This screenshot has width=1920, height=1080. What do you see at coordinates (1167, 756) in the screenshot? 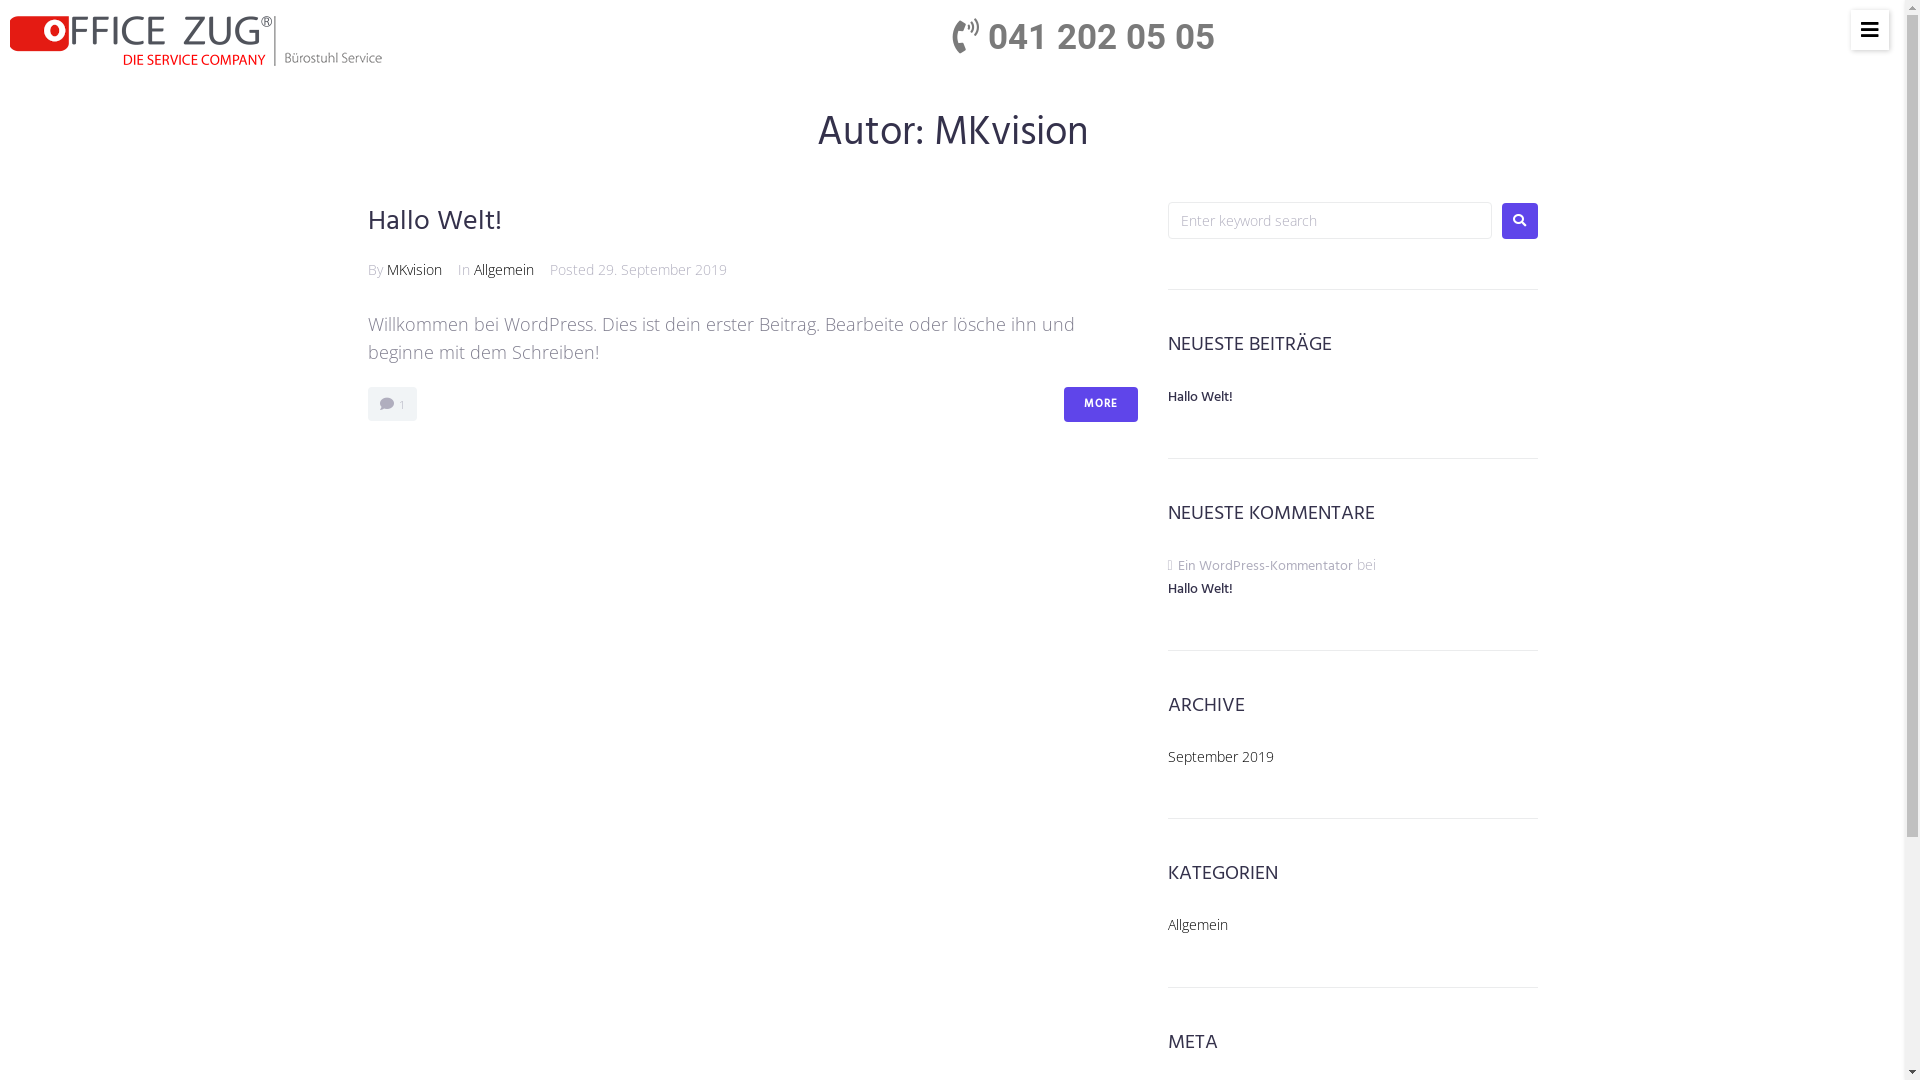
I see `'September 2019'` at bounding box center [1167, 756].